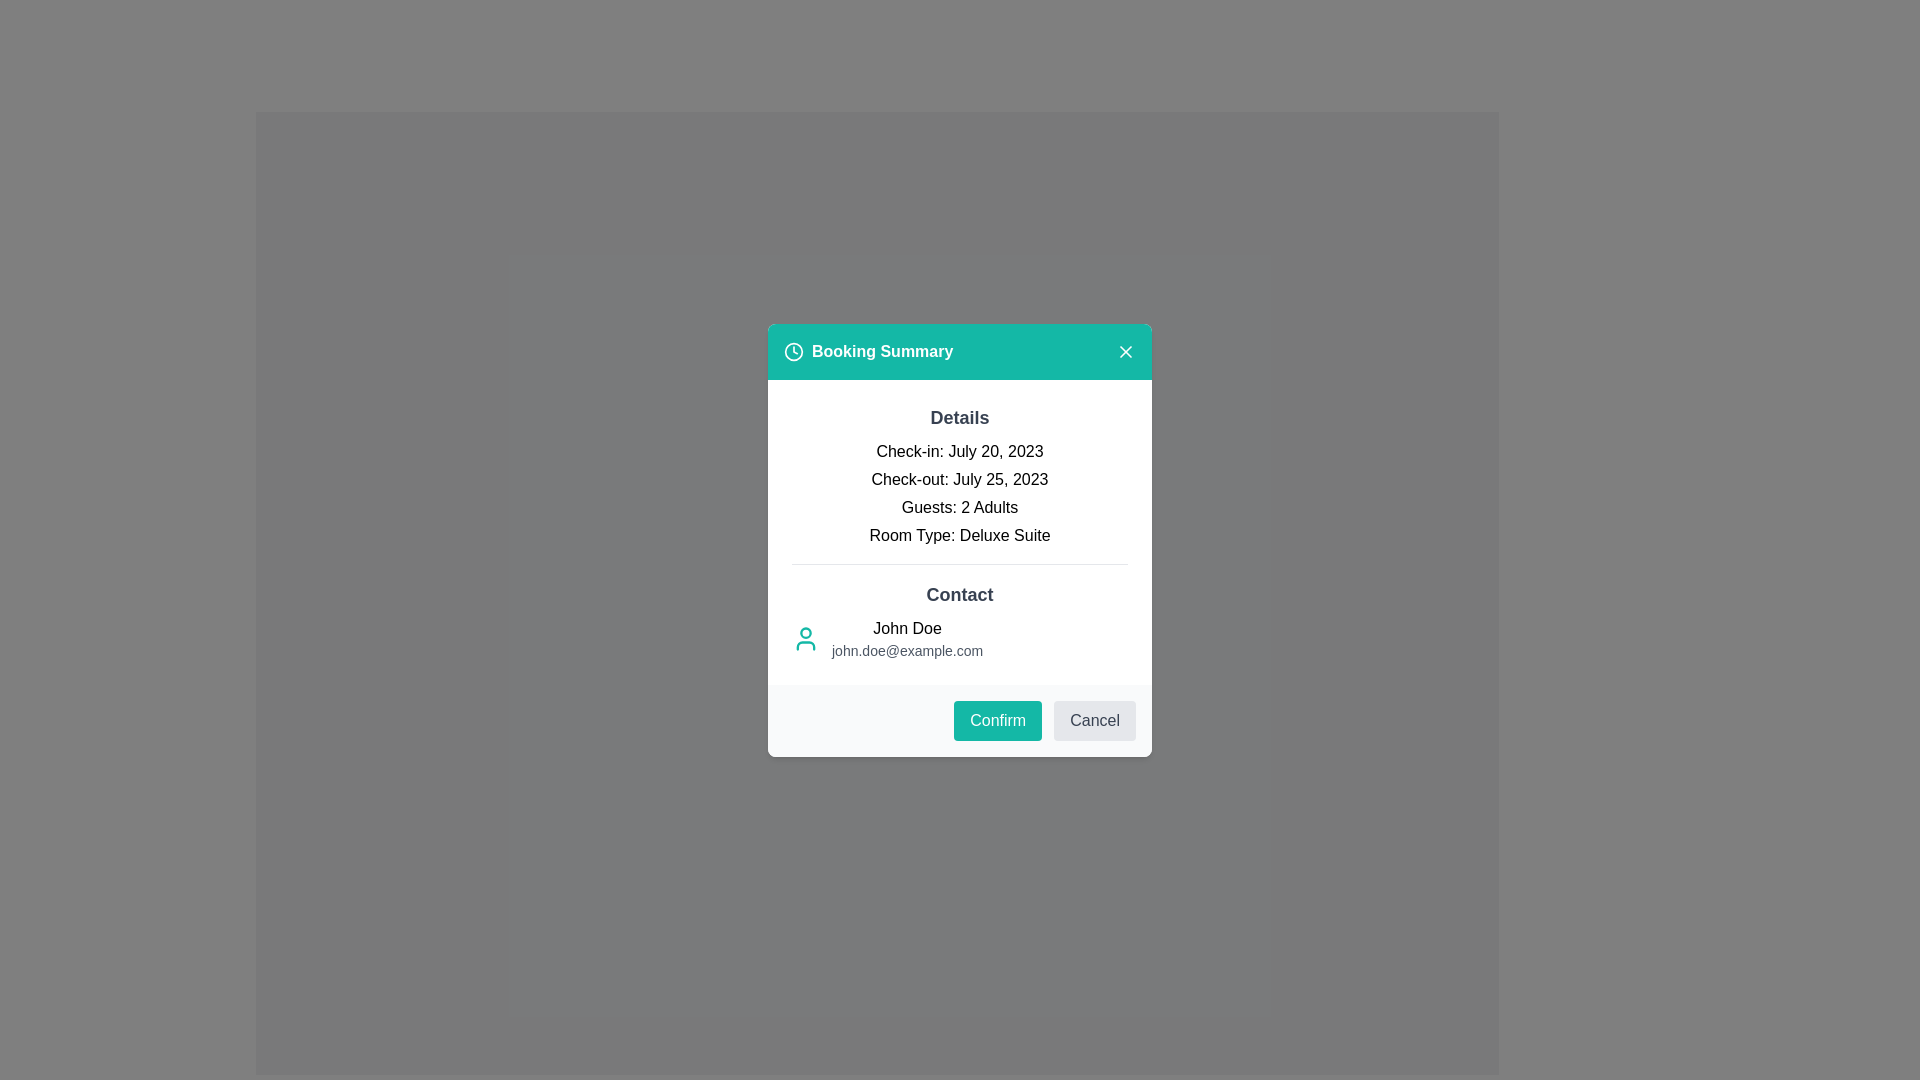 The height and width of the screenshot is (1080, 1920). I want to click on the Close Icon located in the top-right corner of the modal dialog's header section, so click(1126, 350).